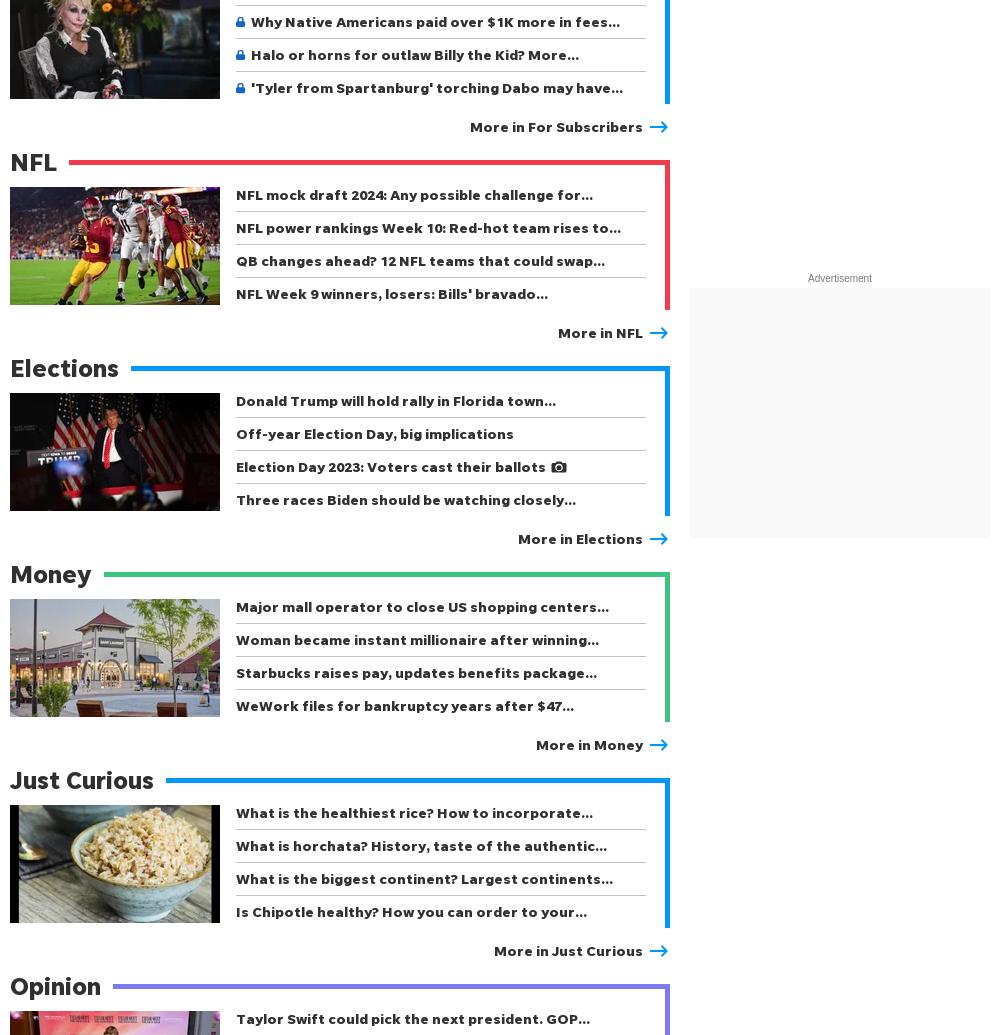  Describe the element at coordinates (579, 537) in the screenshot. I see `'More in Elections'` at that location.